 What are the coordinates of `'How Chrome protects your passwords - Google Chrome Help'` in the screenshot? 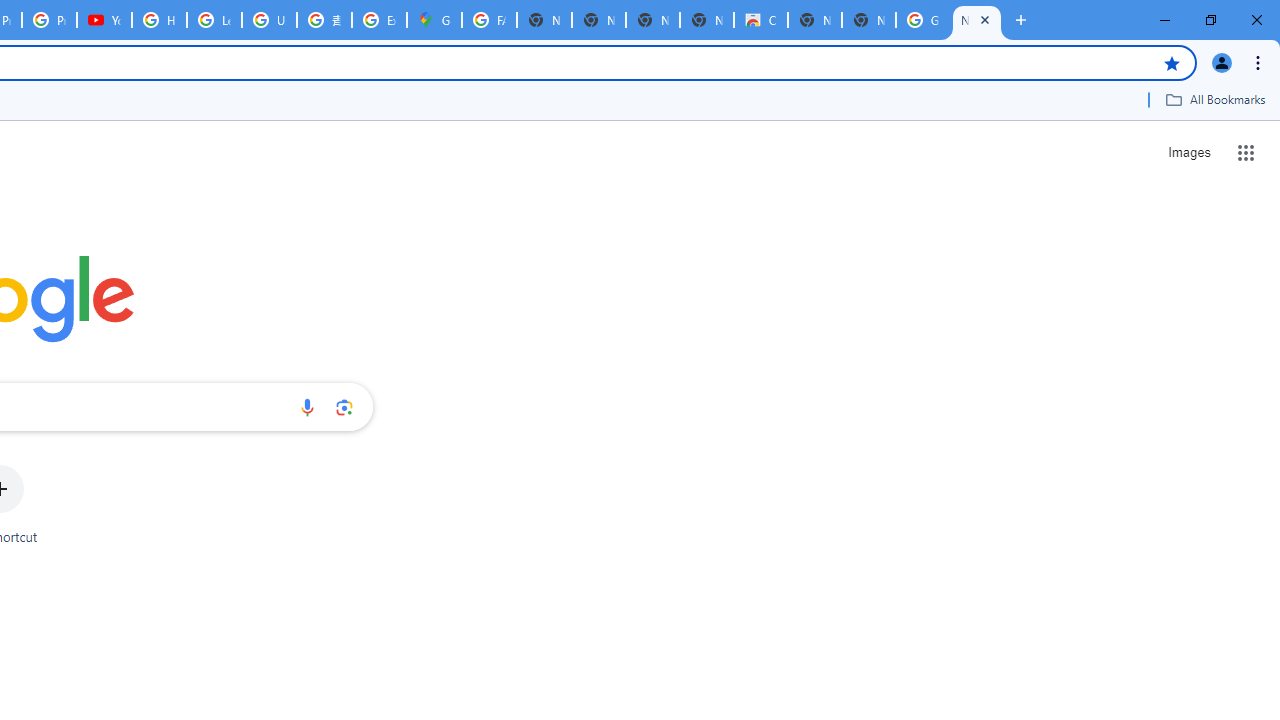 It's located at (158, 20).